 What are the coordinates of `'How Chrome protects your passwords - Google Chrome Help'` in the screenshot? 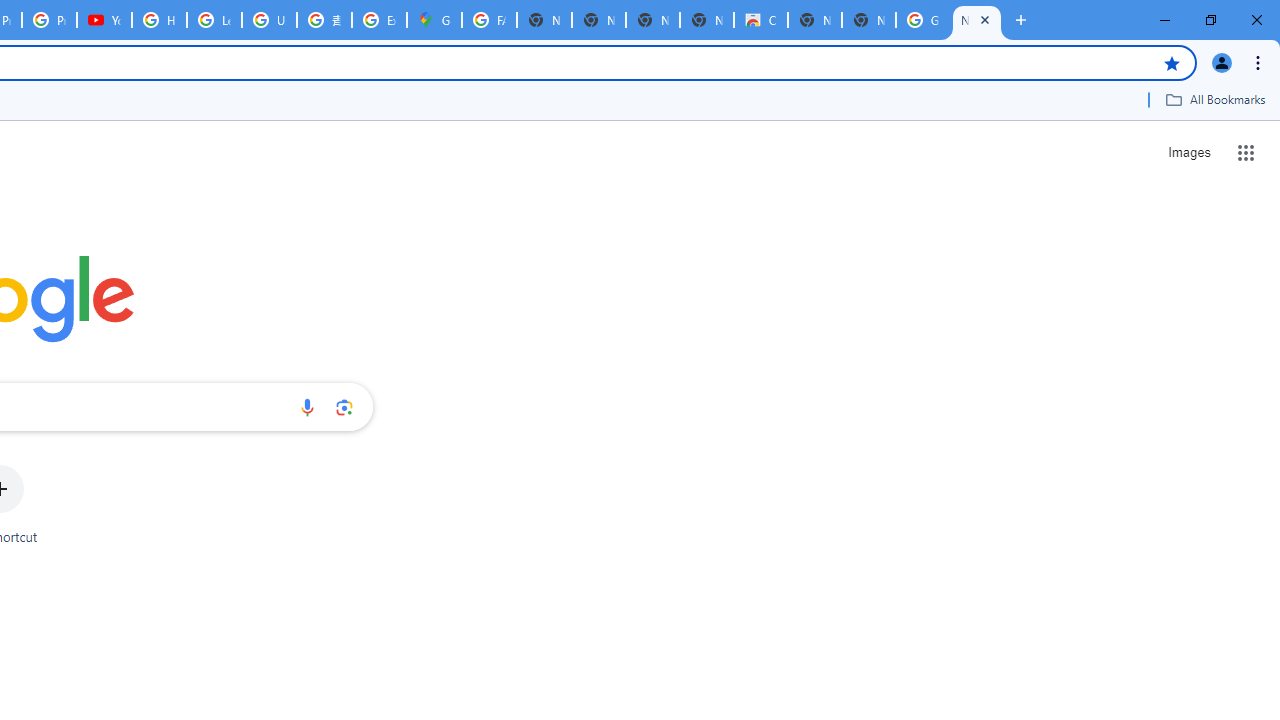 It's located at (158, 20).